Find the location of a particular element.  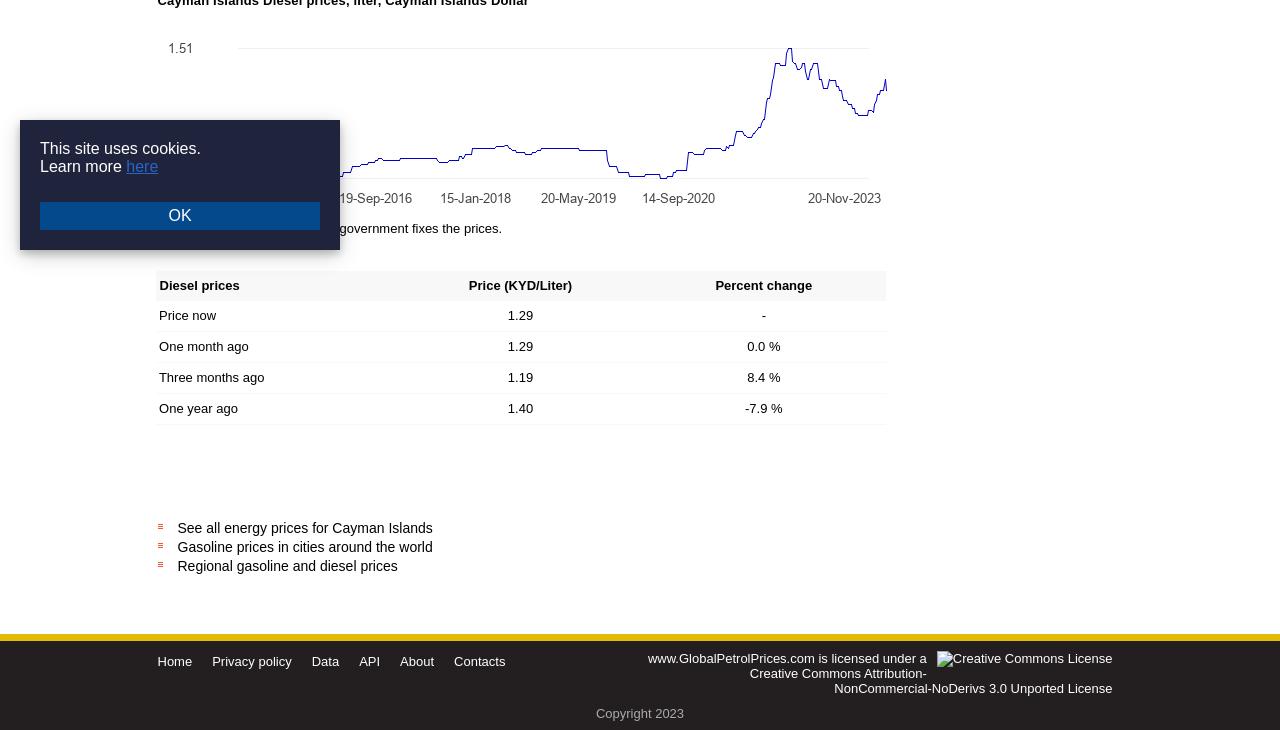

'is licensed under a' is located at coordinates (870, 657).